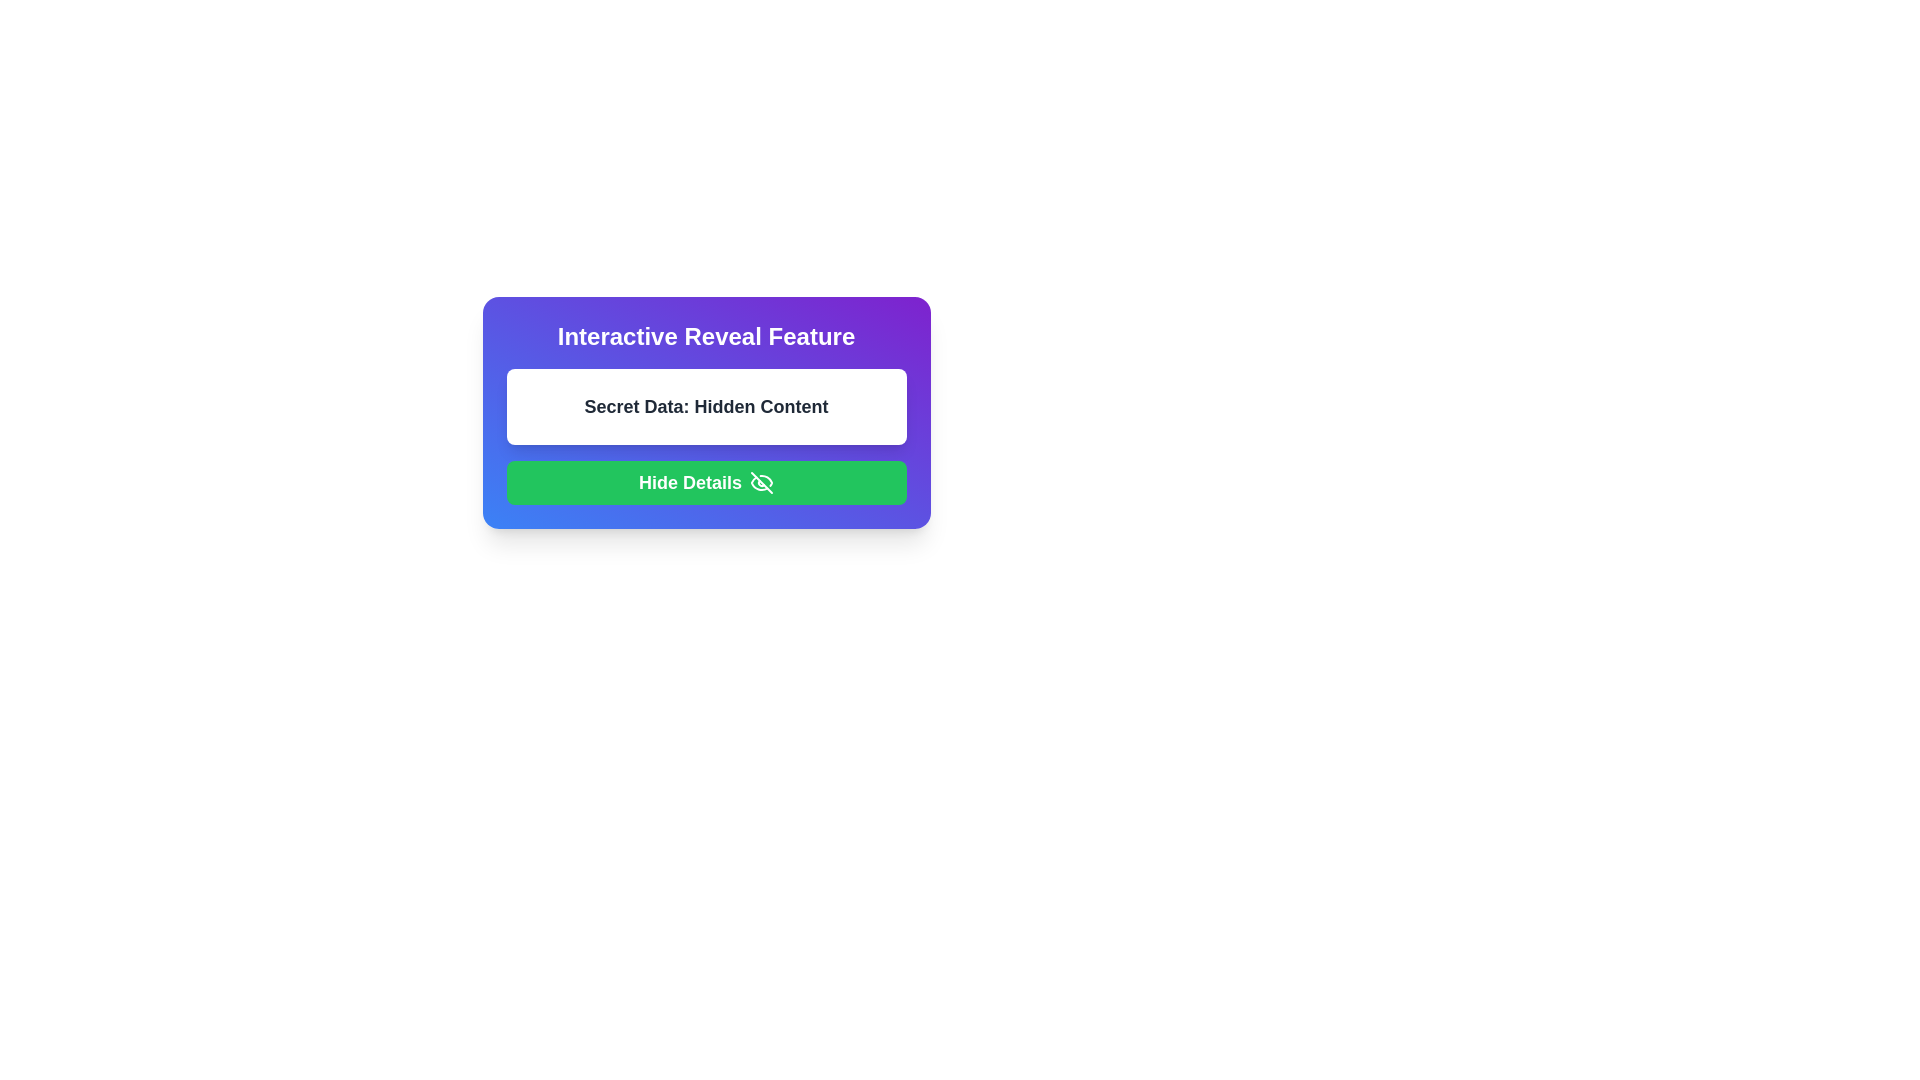 The width and height of the screenshot is (1920, 1080). What do you see at coordinates (706, 335) in the screenshot?
I see `text heading that introduces or describes the content of the surrounding interface, positioned above the 'Secret Data: Hidden Content' section` at bounding box center [706, 335].